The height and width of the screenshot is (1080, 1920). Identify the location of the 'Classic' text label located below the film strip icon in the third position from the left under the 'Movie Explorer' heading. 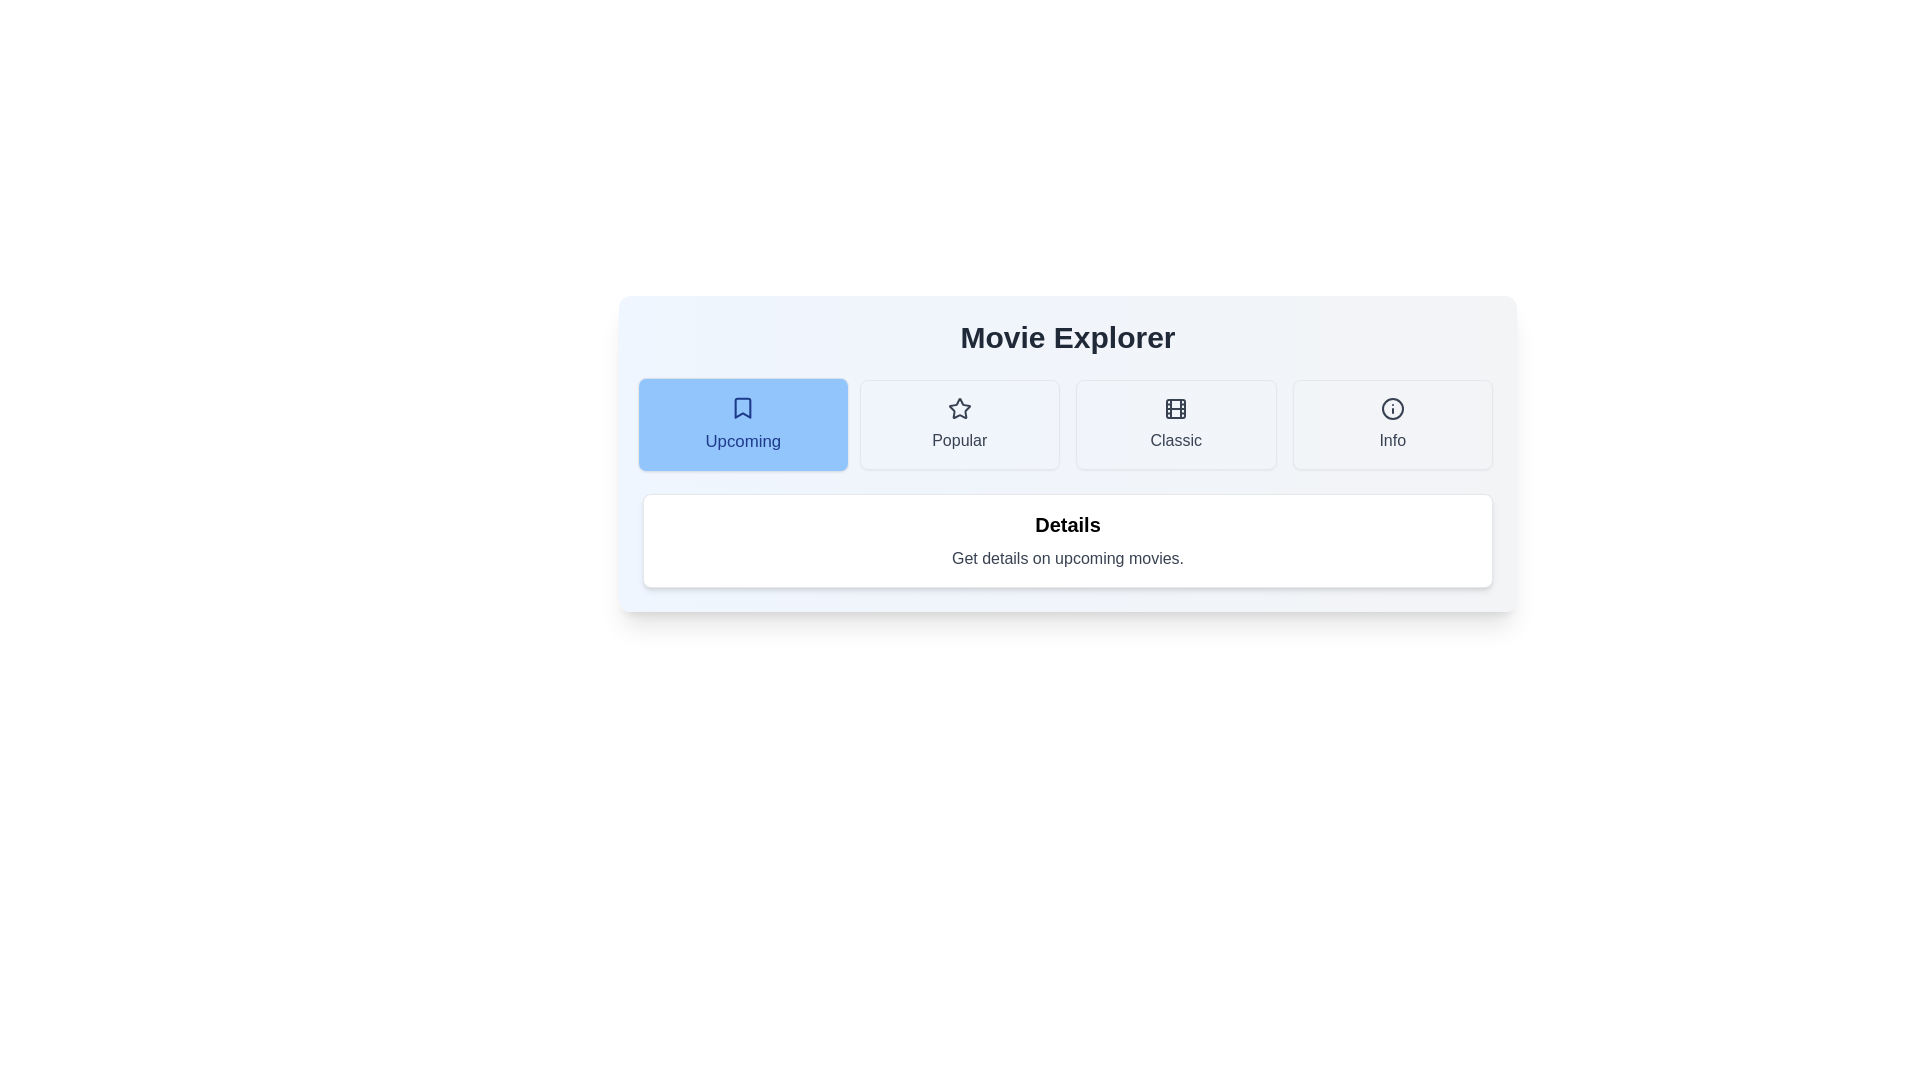
(1176, 439).